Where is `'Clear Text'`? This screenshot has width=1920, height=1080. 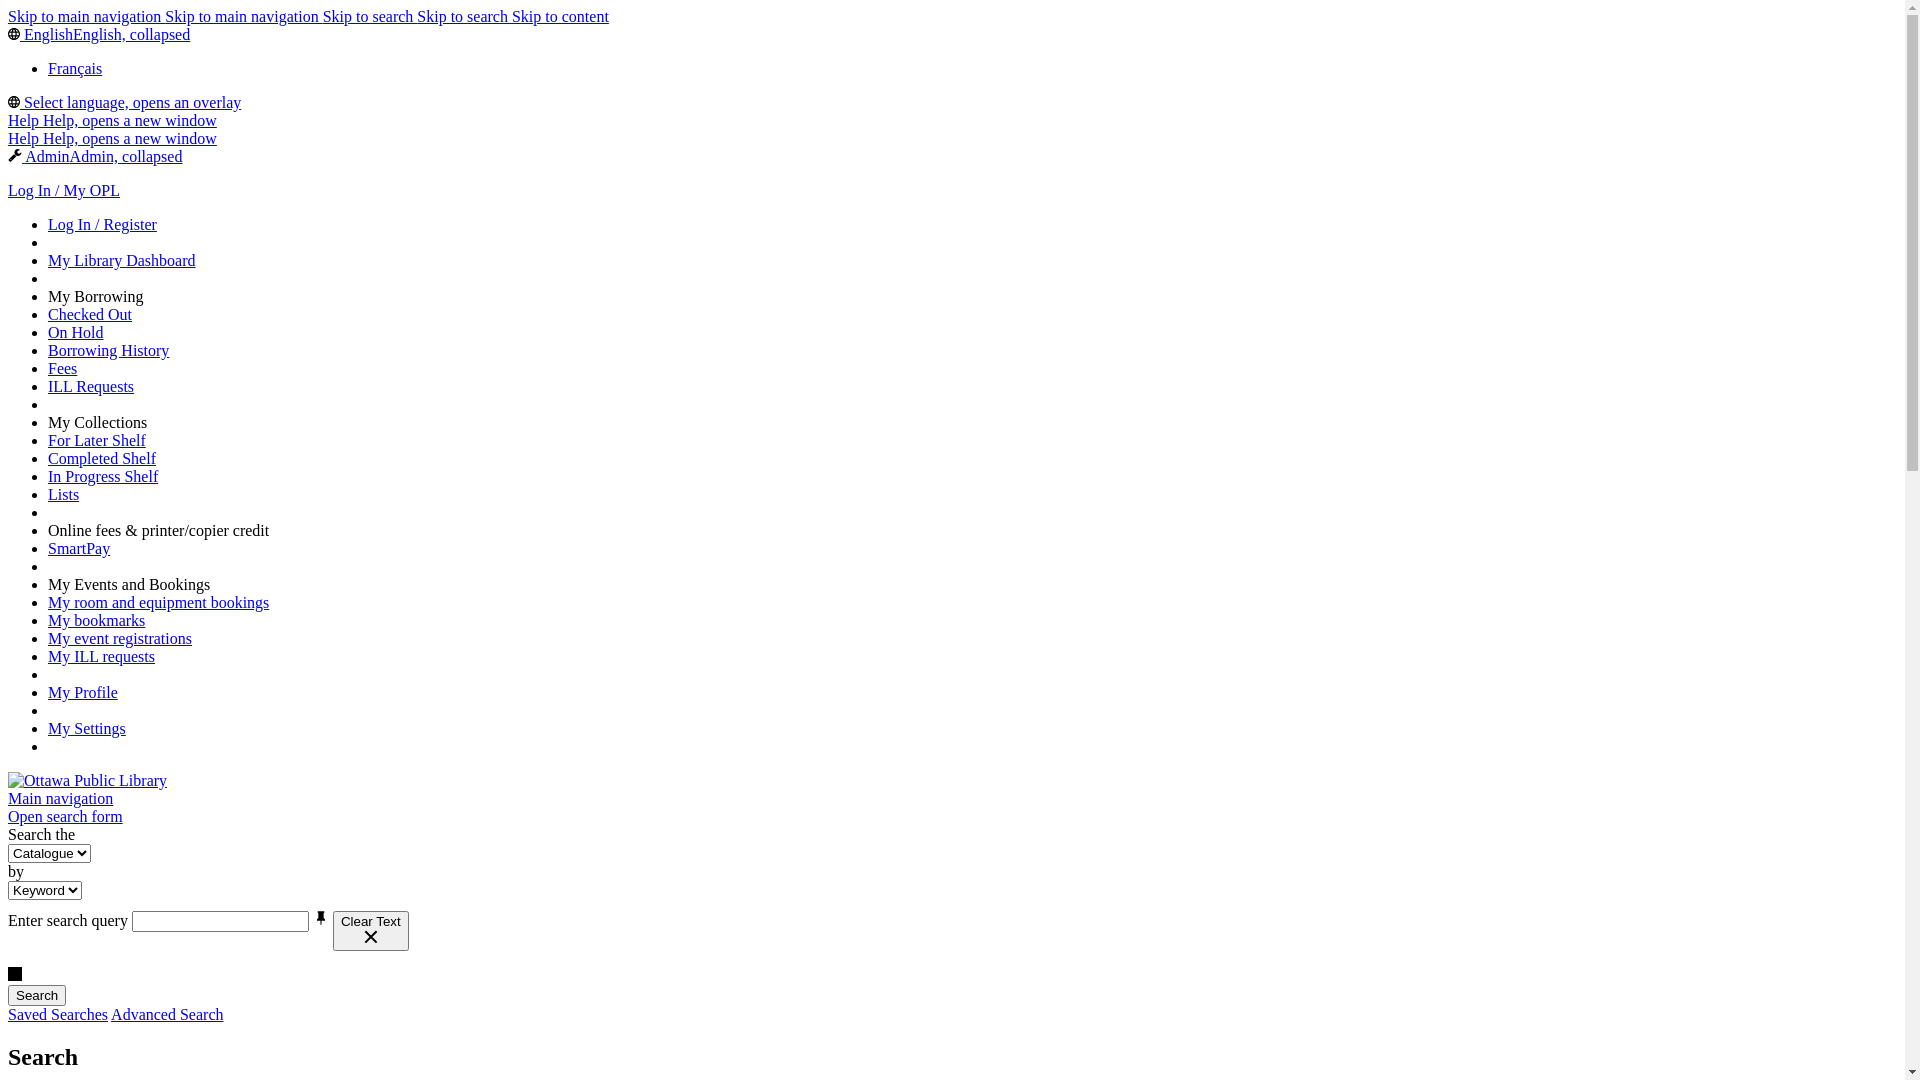
'Clear Text' is located at coordinates (370, 930).